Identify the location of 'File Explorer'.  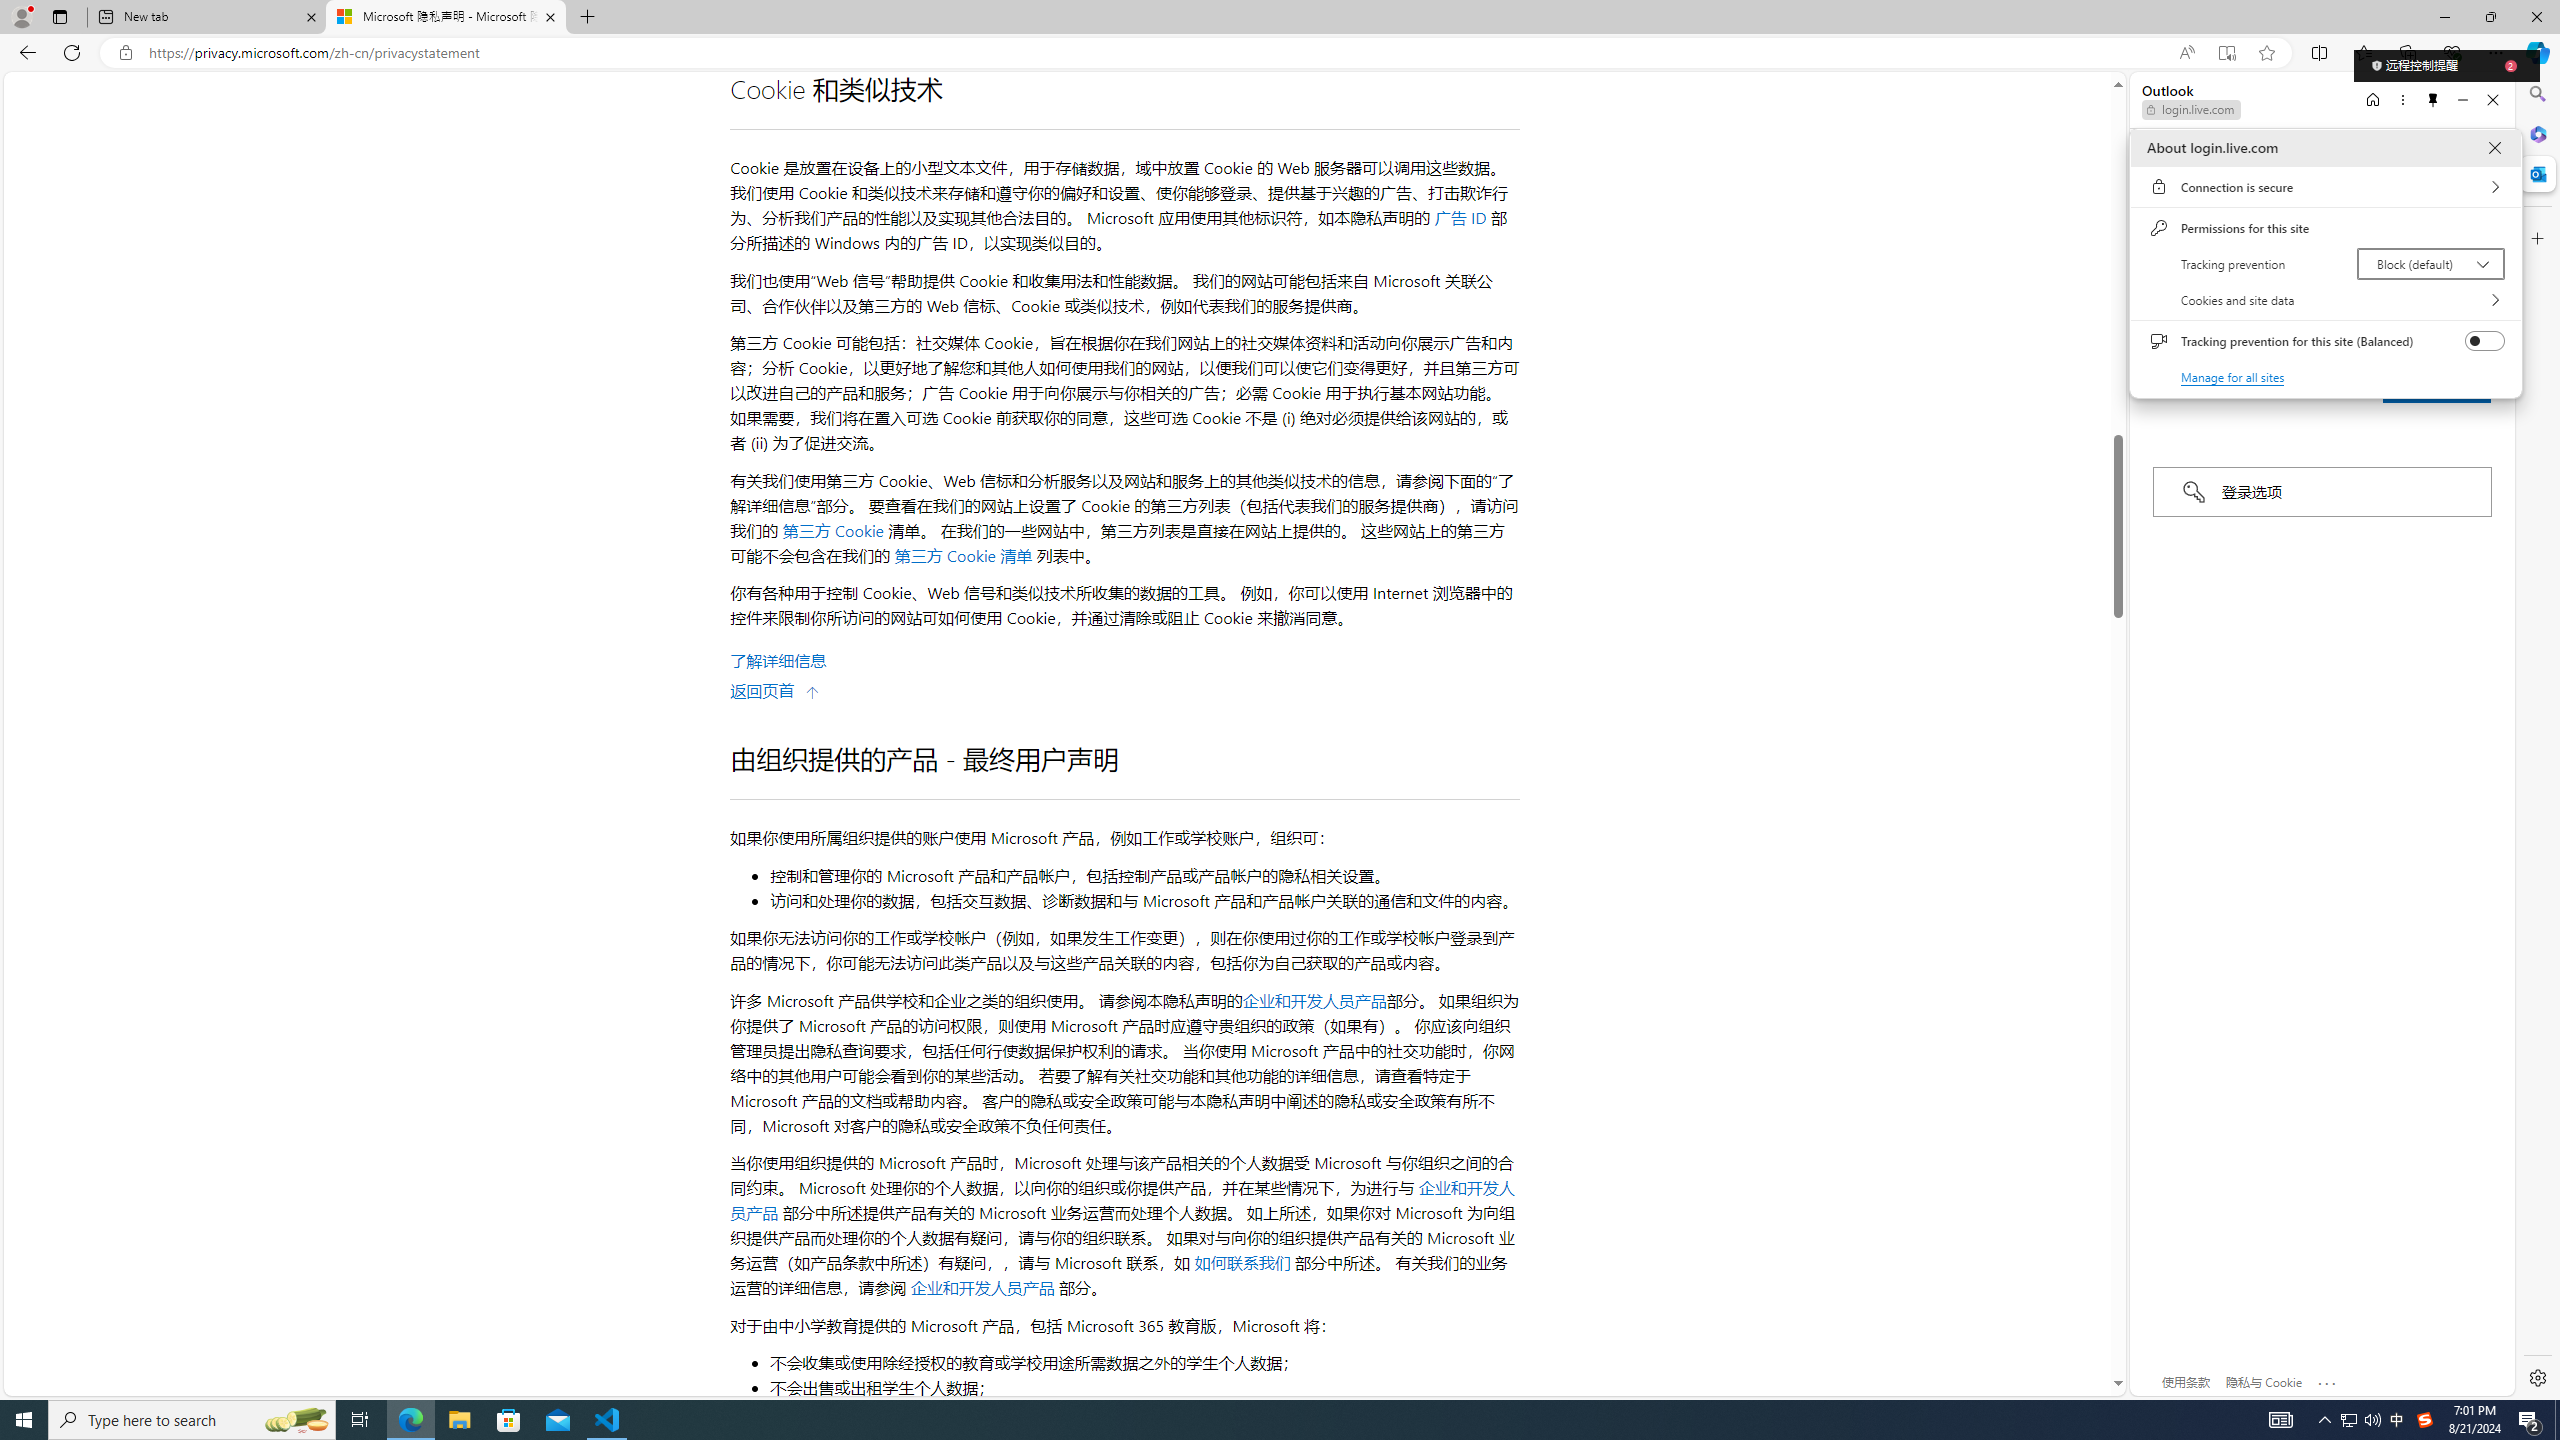
(458, 1418).